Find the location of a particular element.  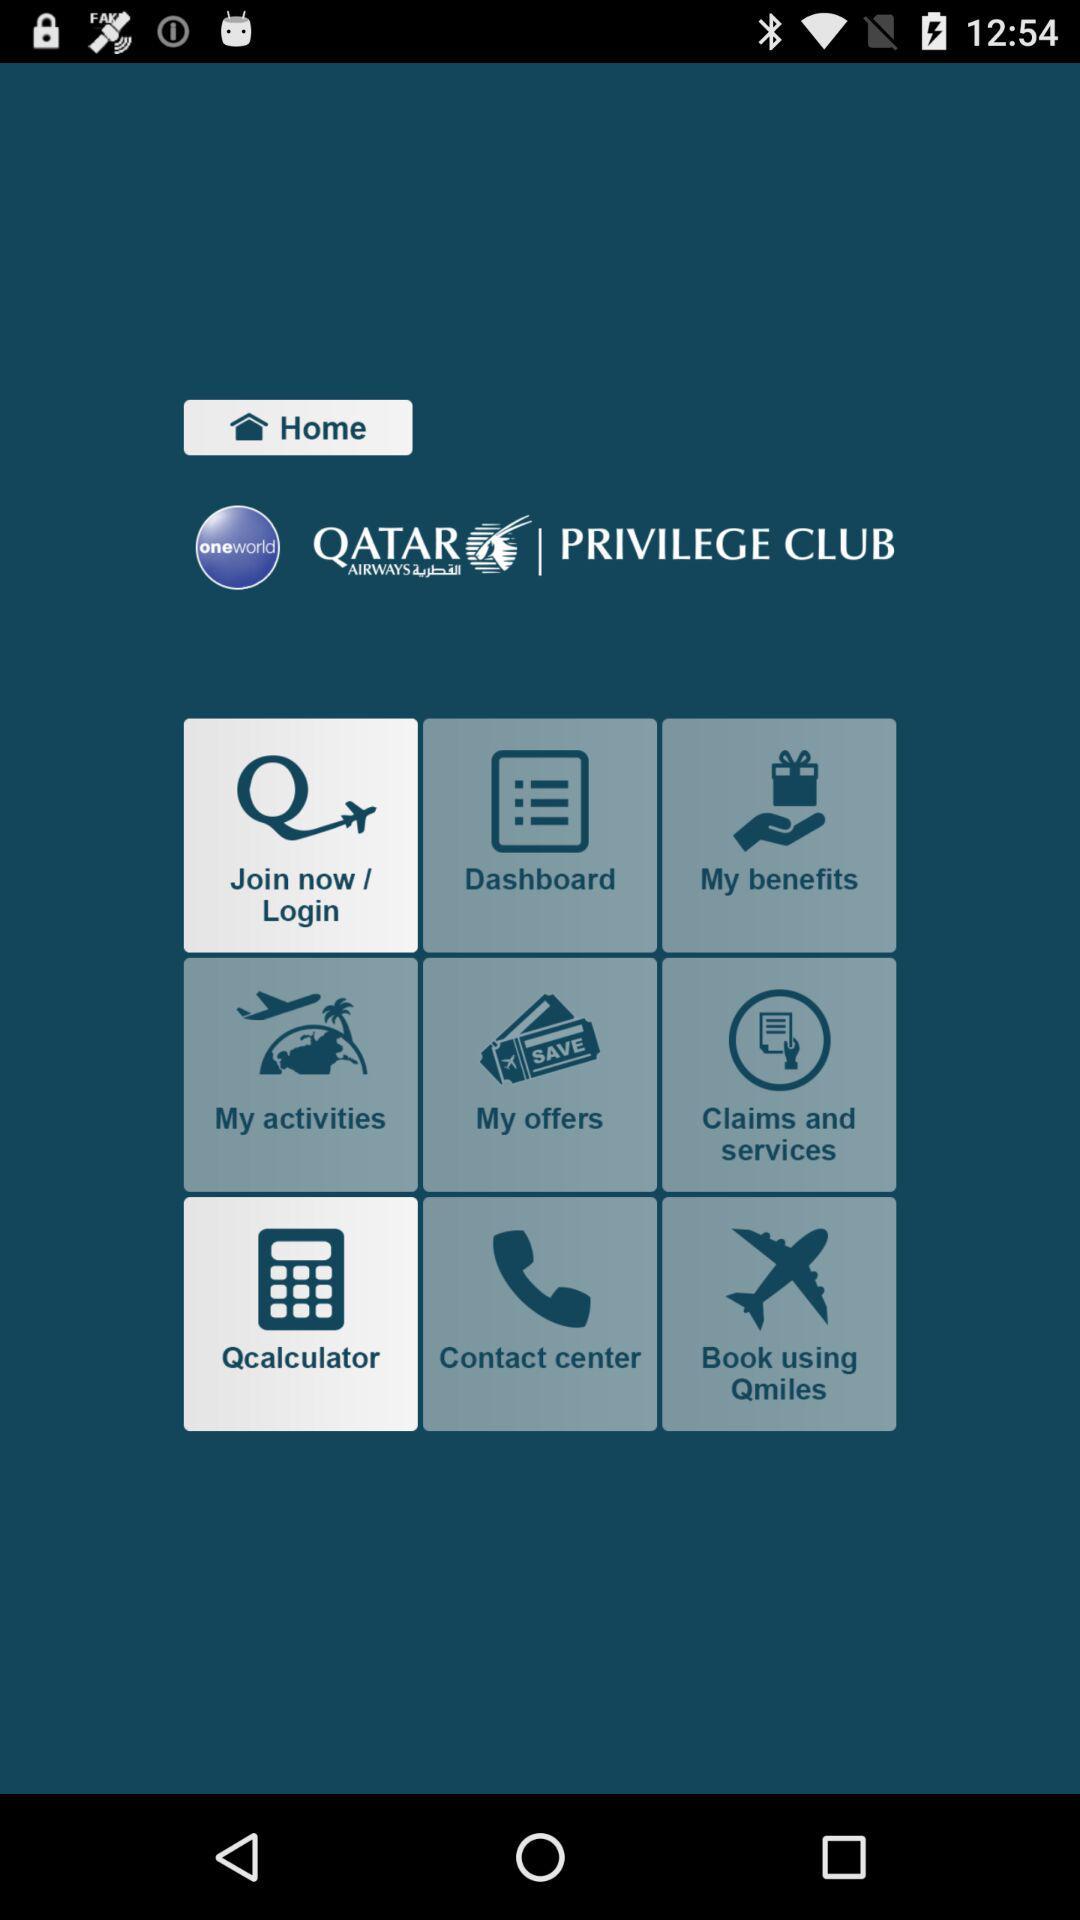

register or login is located at coordinates (300, 835).